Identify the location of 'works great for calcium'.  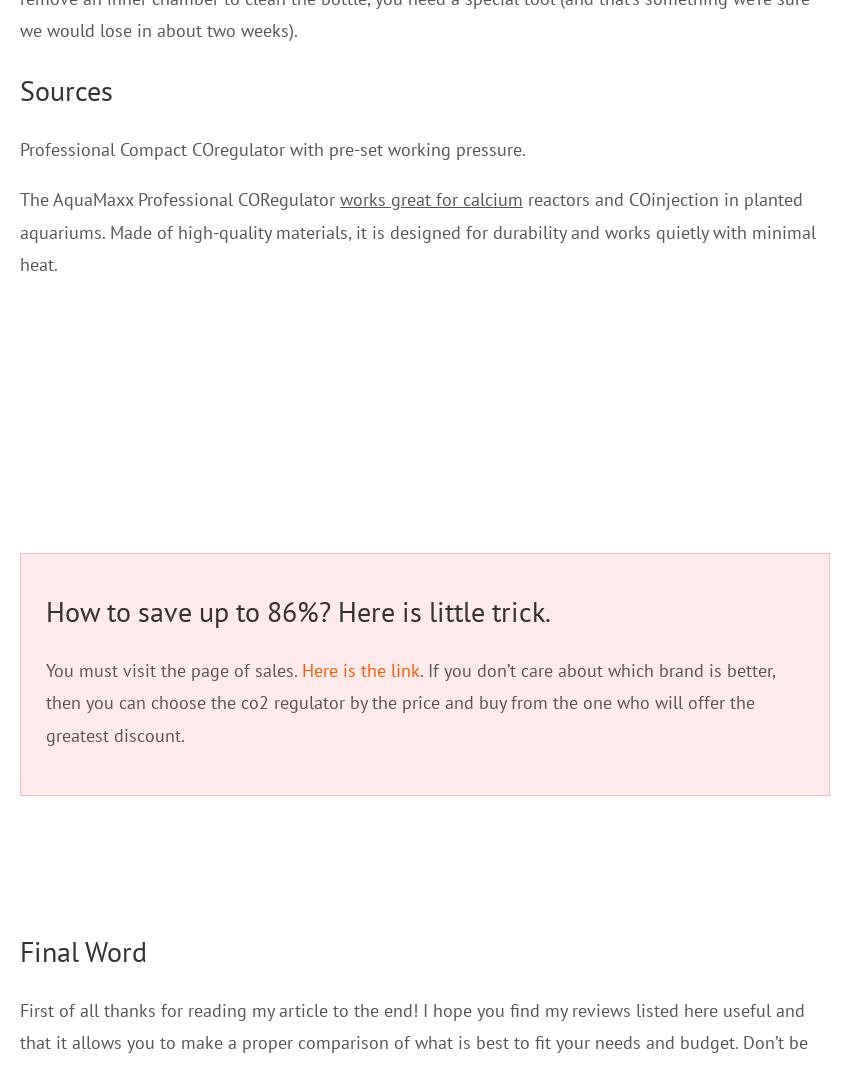
(430, 198).